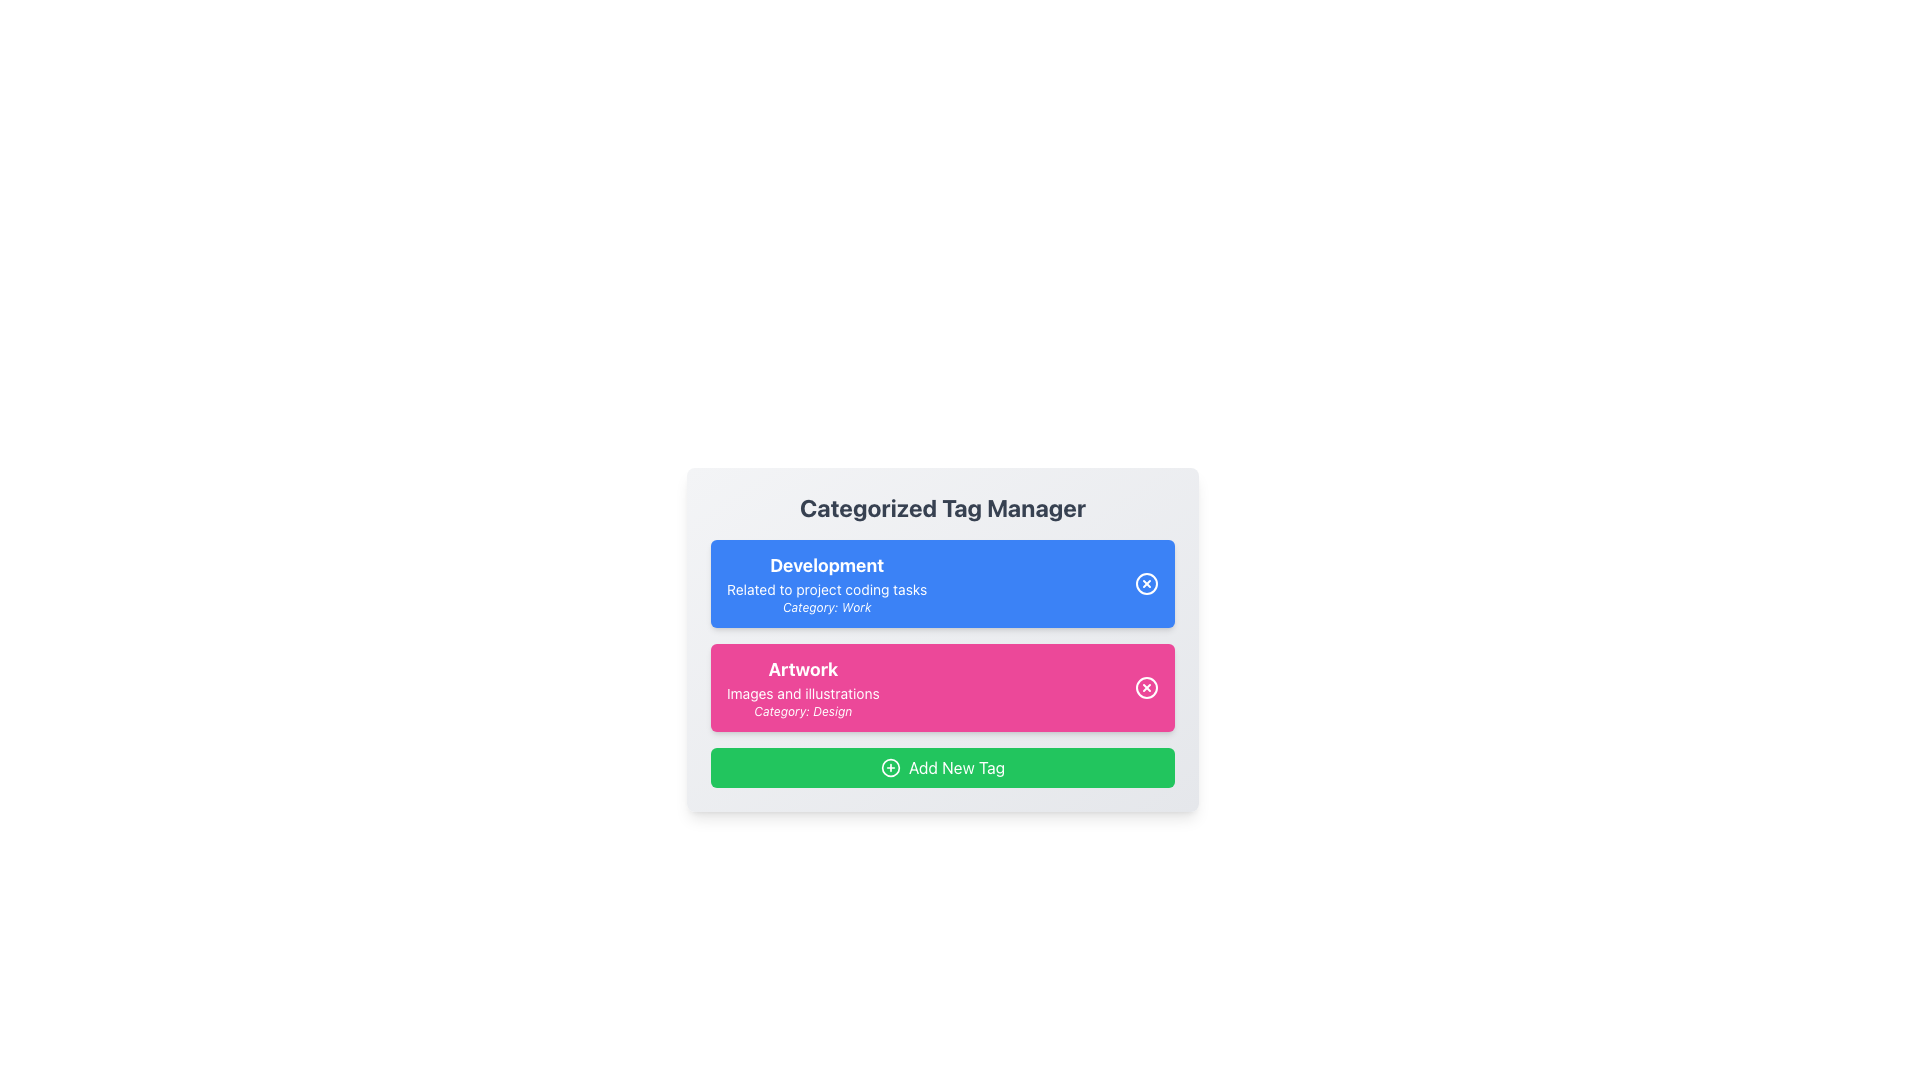 This screenshot has width=1920, height=1080. What do you see at coordinates (890, 766) in the screenshot?
I see `the icon indicating the action` at bounding box center [890, 766].